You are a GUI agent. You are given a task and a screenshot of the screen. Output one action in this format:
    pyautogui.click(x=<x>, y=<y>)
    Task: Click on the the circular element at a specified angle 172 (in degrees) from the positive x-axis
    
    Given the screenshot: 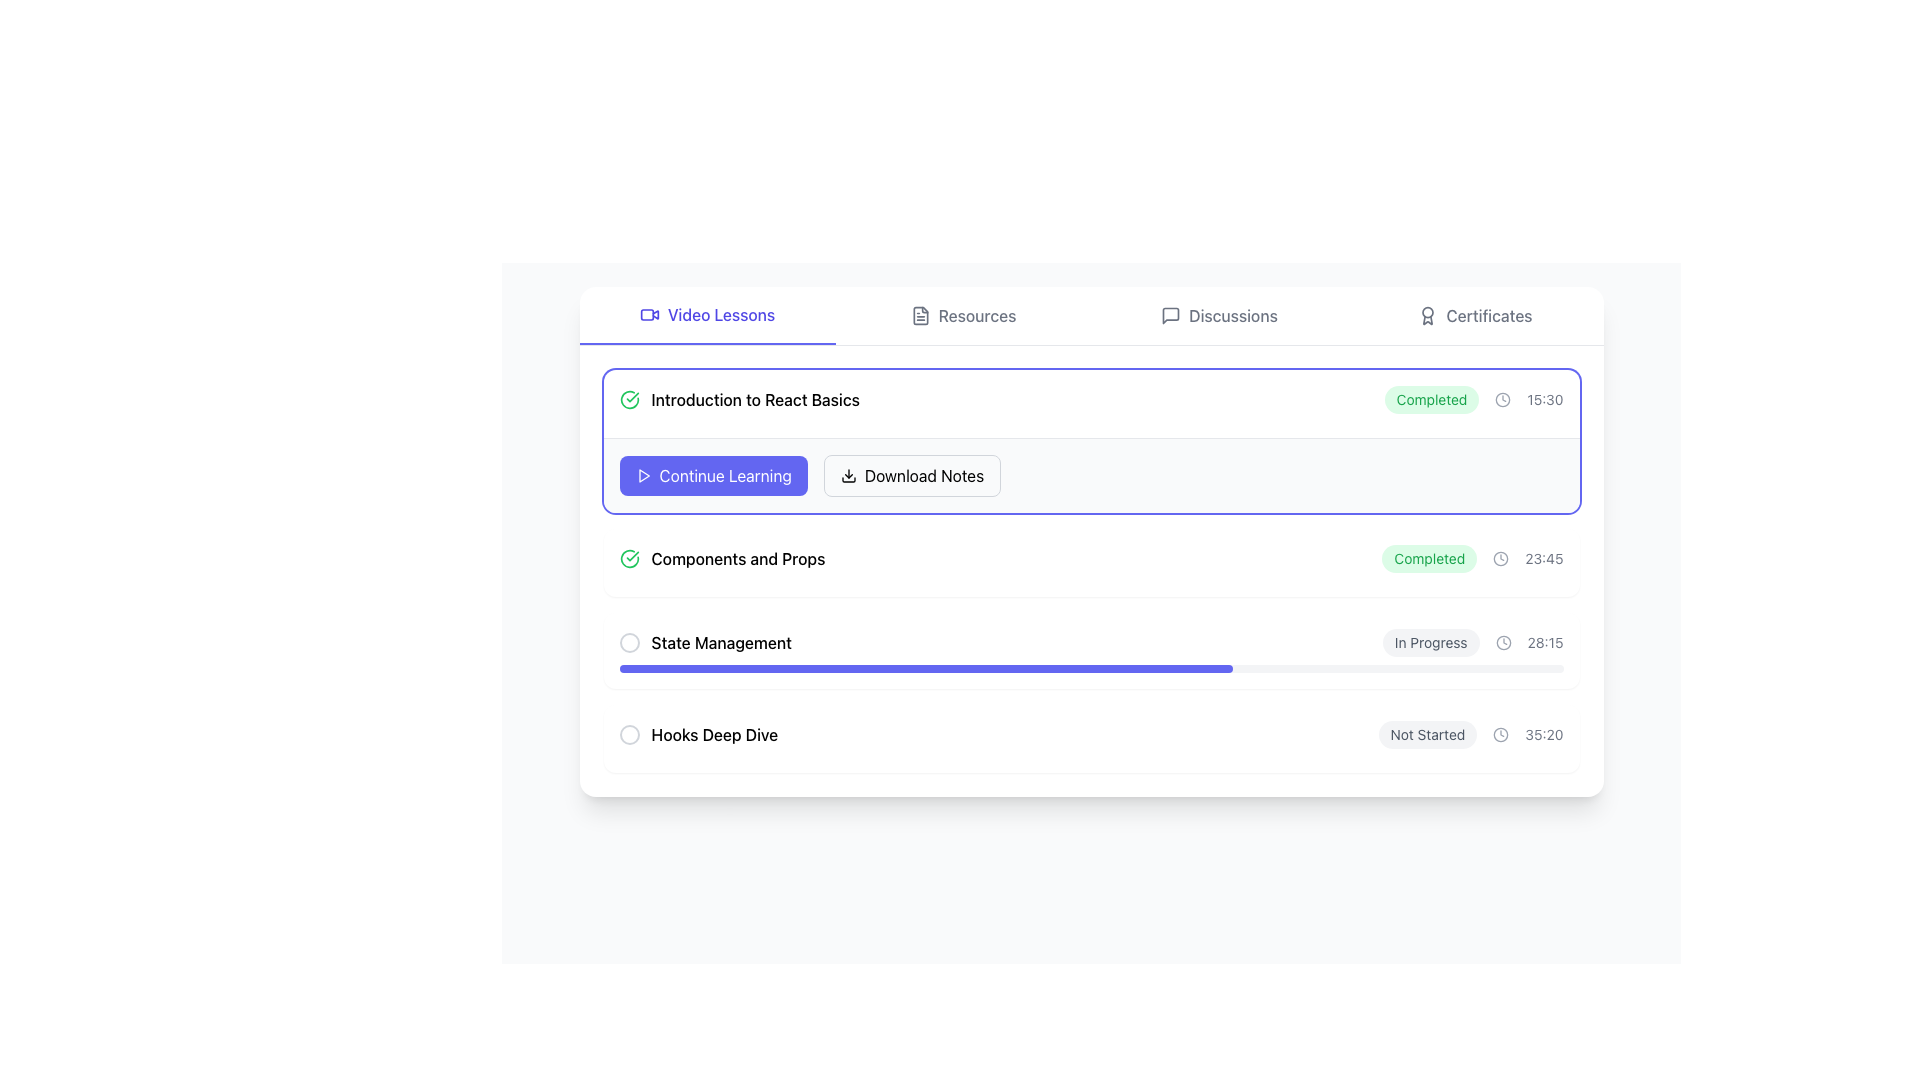 What is the action you would take?
    pyautogui.click(x=1499, y=725)
    